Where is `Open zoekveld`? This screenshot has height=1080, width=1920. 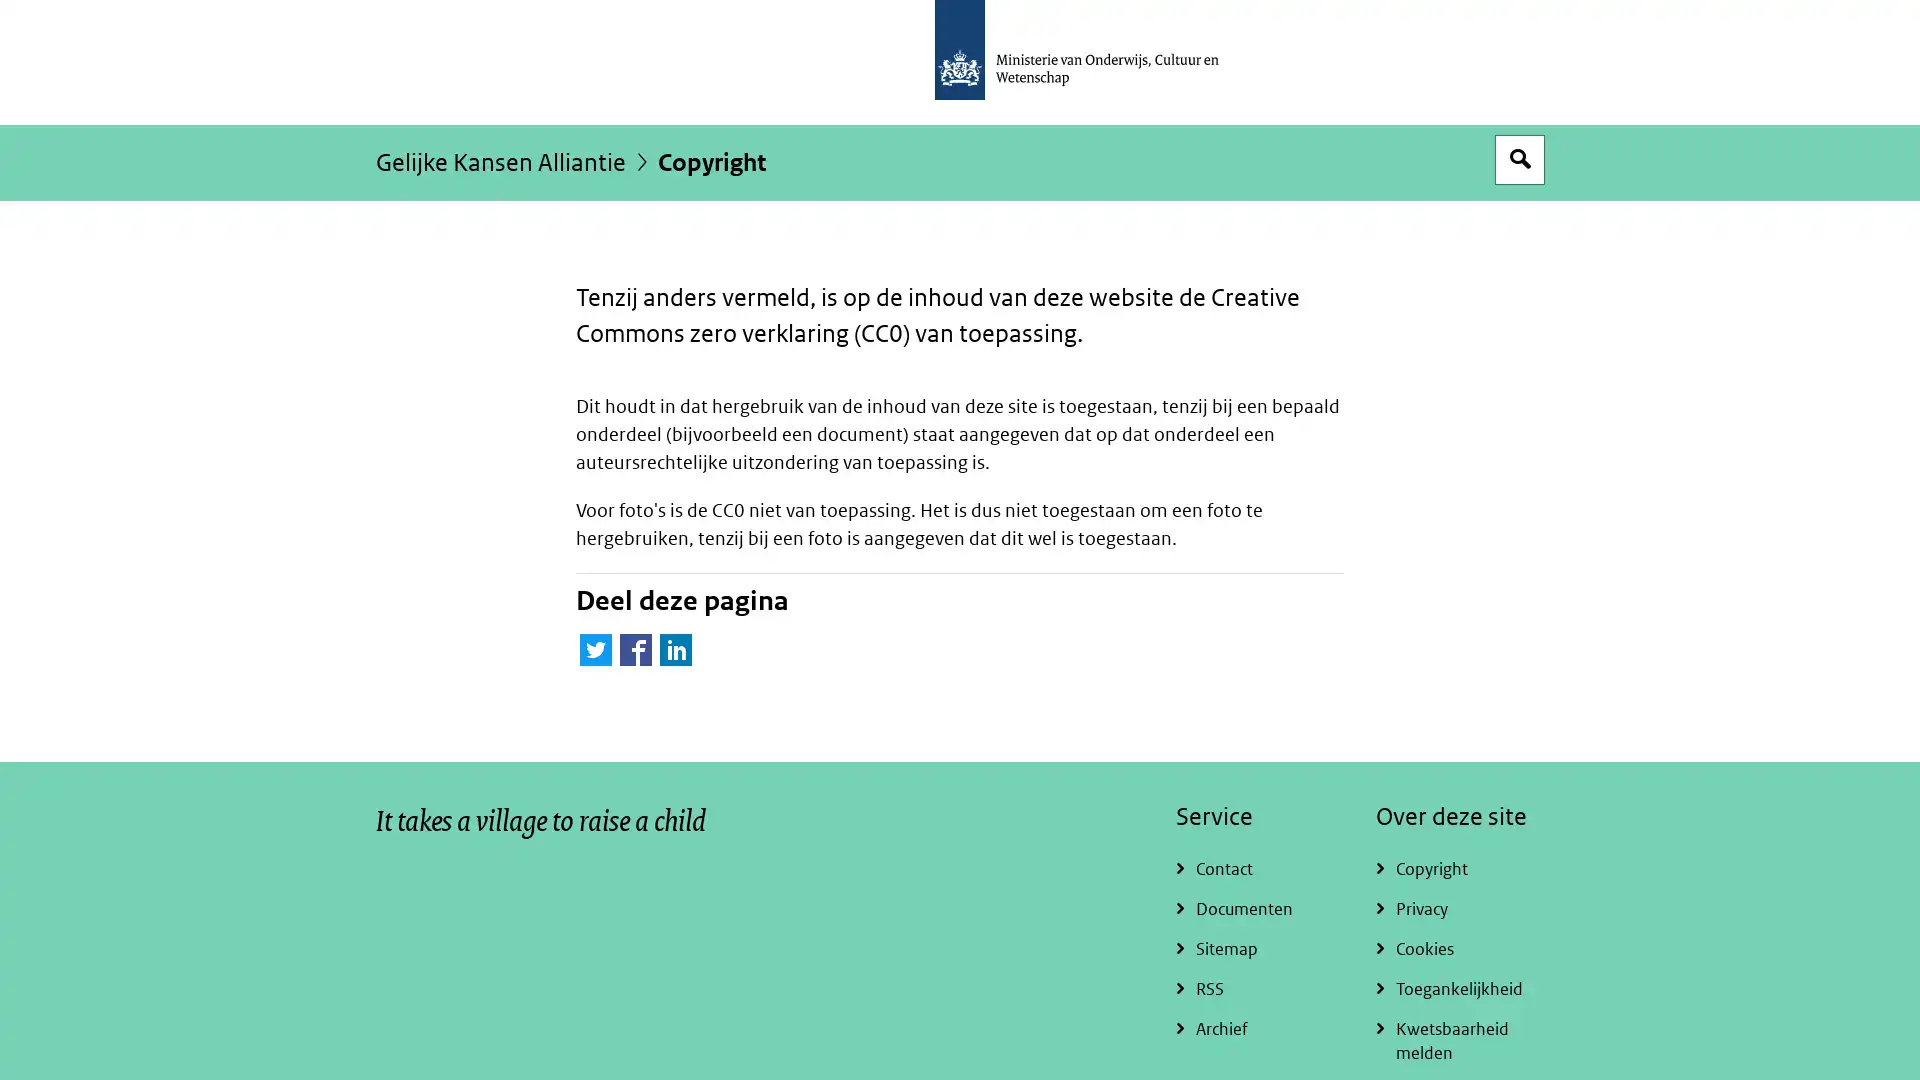 Open zoekveld is located at coordinates (1520, 158).